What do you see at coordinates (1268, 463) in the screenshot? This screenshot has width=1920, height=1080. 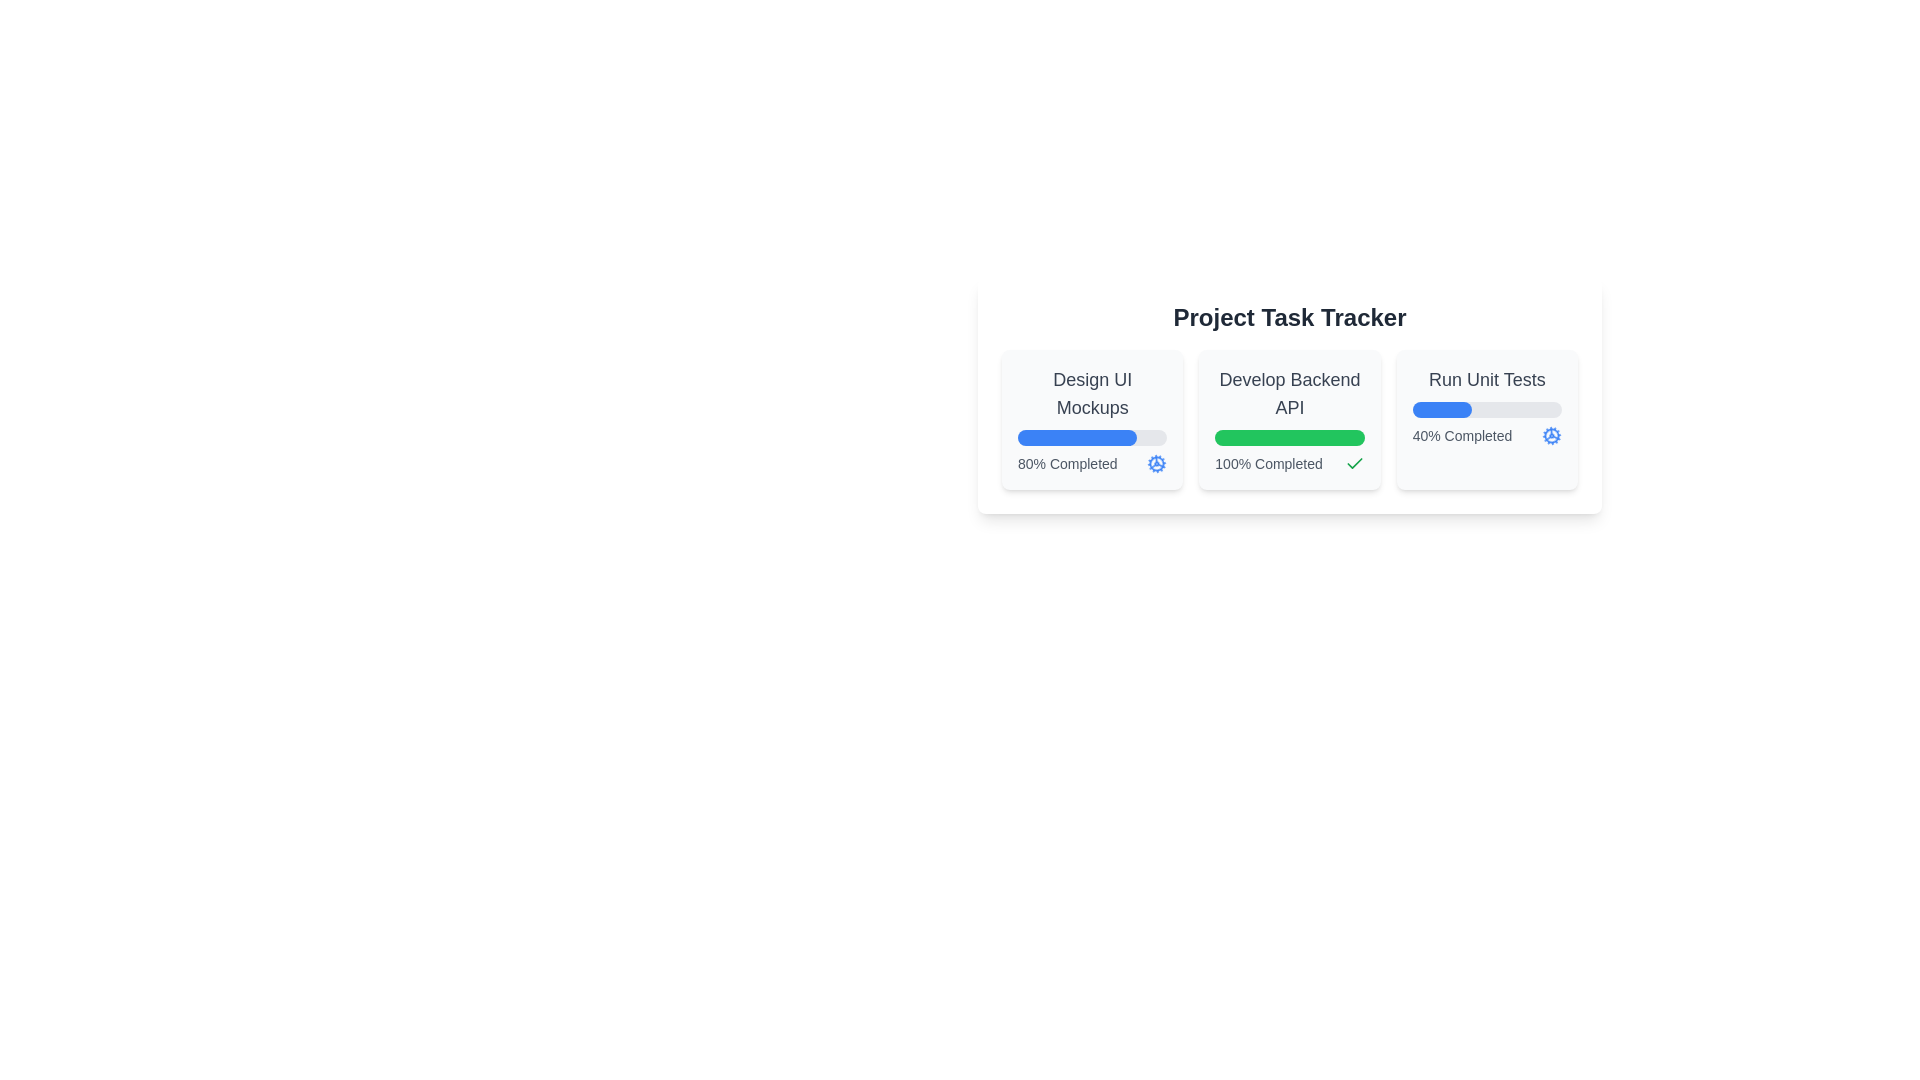 I see `text from the Text Label indicating the completion status of the 'Develop Backend API' task, which is located at the bottom-left corner of its task card` at bounding box center [1268, 463].